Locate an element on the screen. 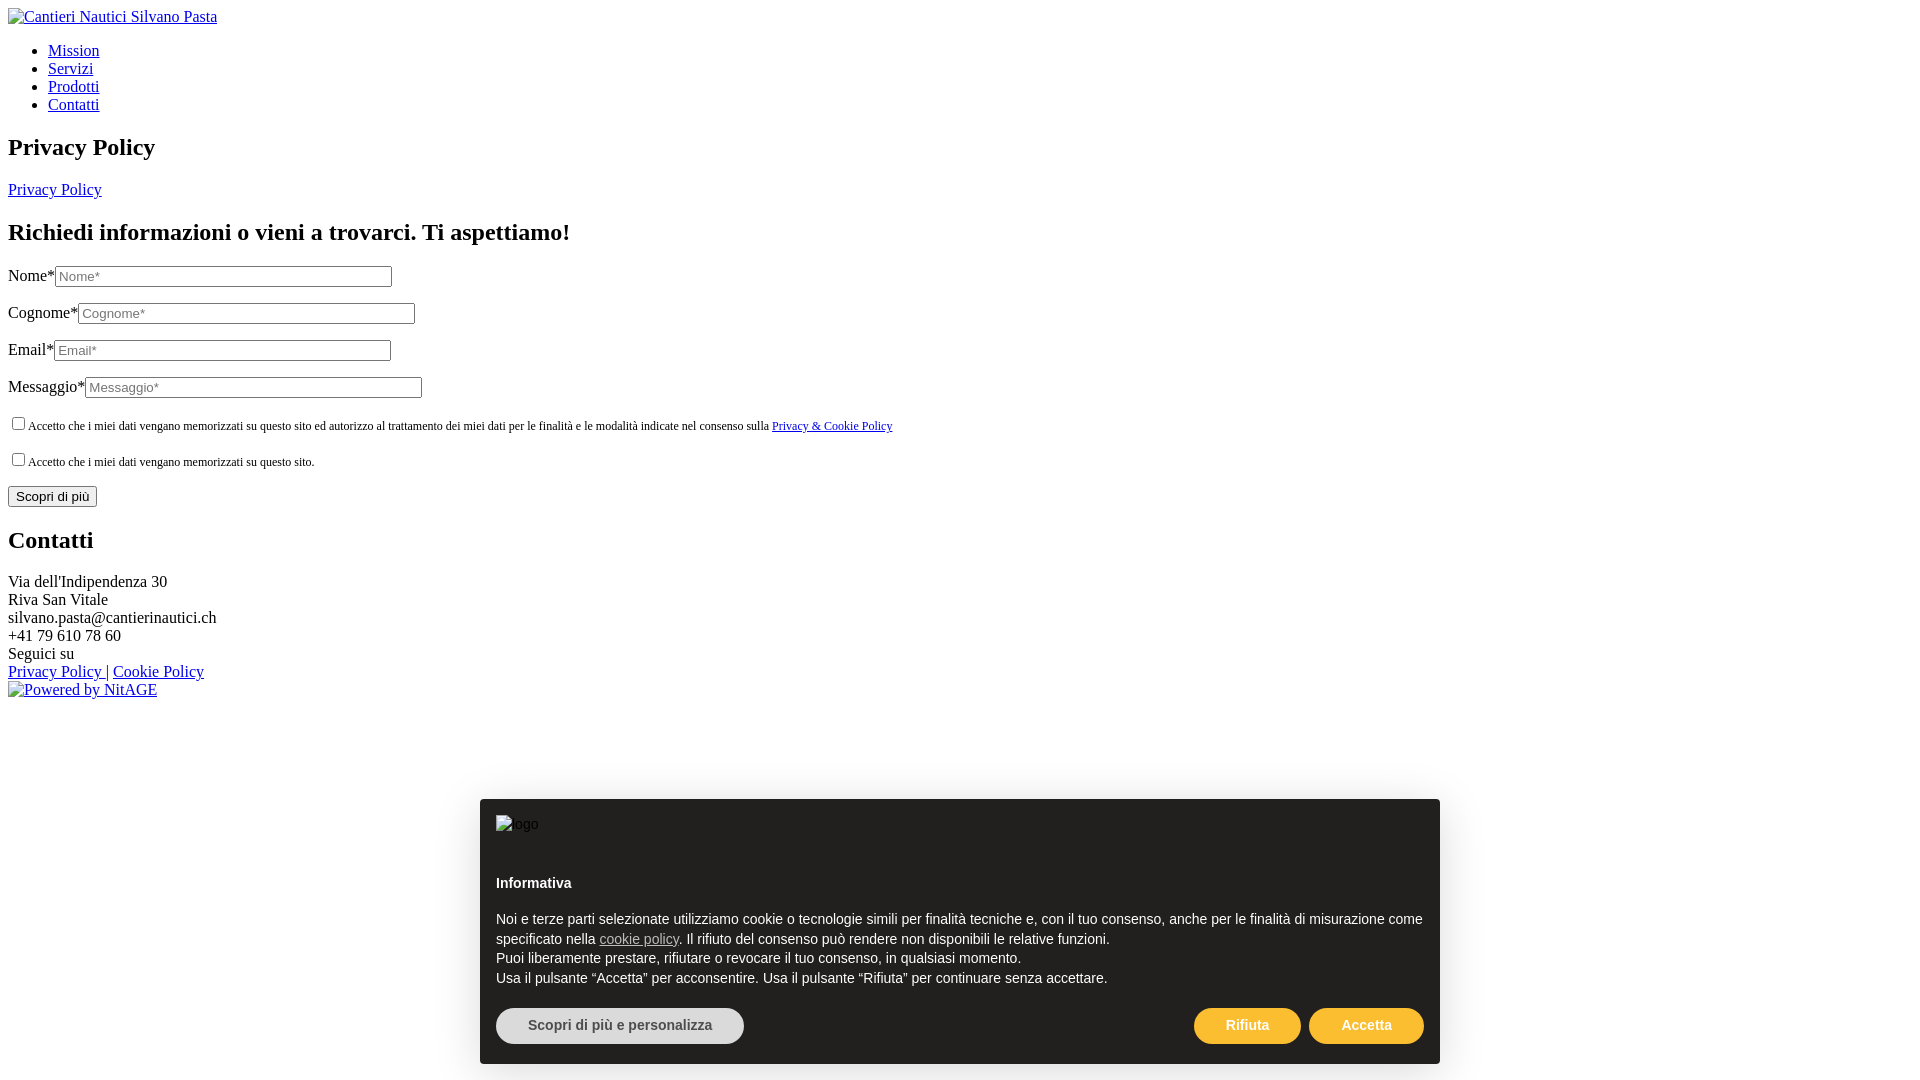 This screenshot has height=1080, width=1920. 'Accetta' is located at coordinates (1365, 1026).